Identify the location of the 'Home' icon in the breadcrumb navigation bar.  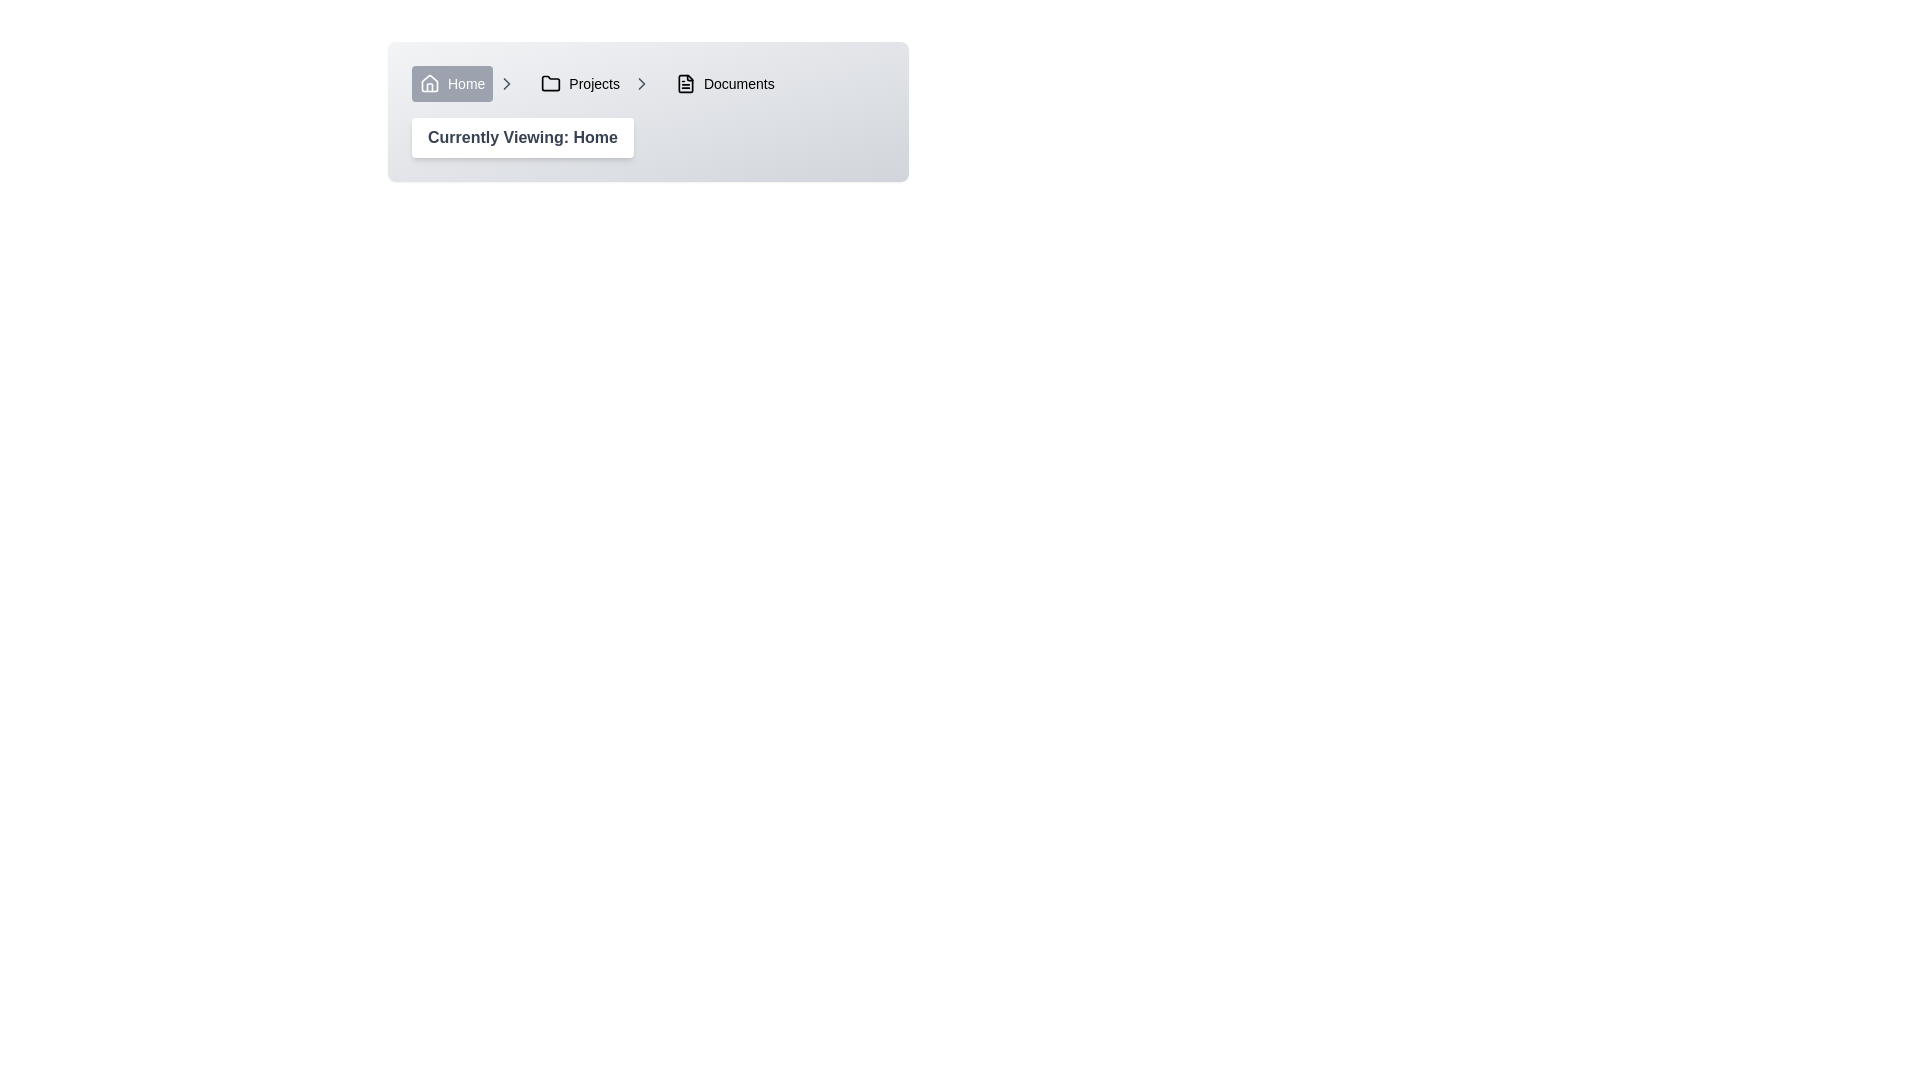
(429, 82).